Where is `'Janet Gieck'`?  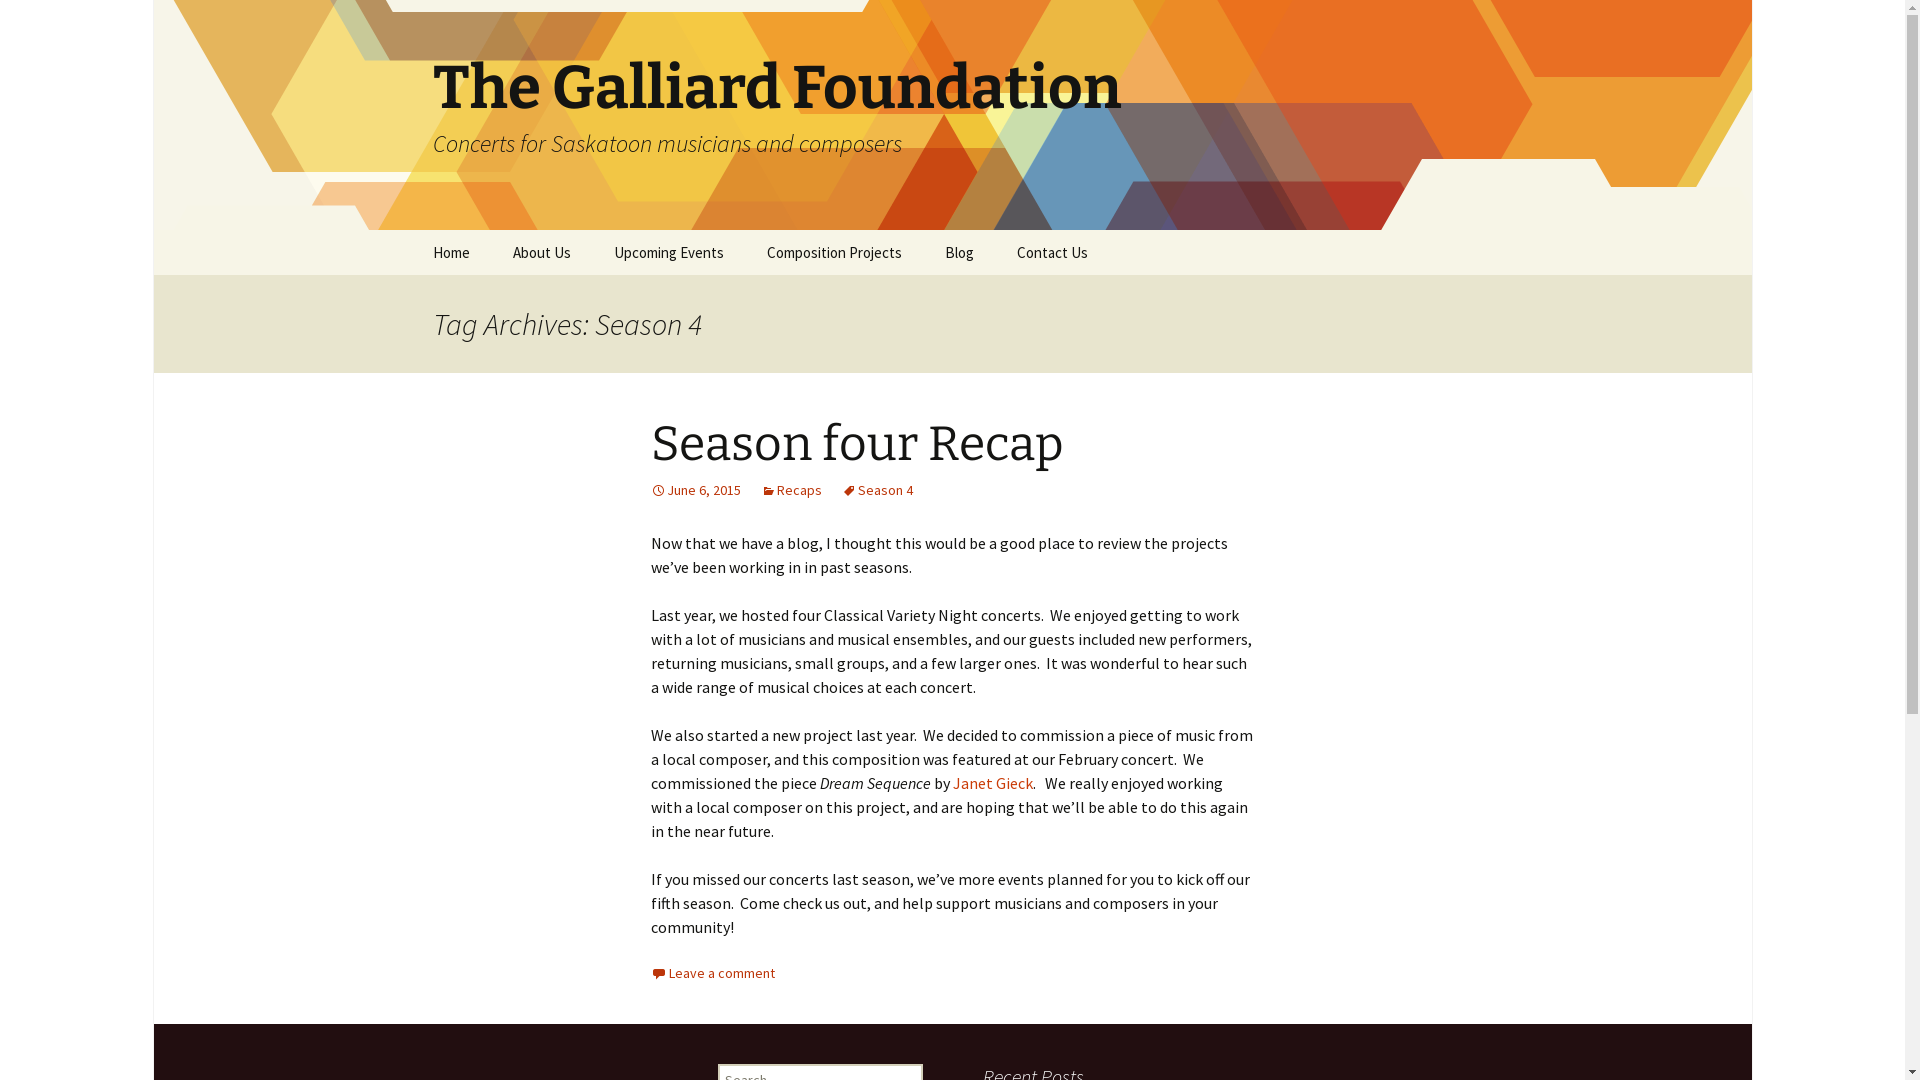 'Janet Gieck' is located at coordinates (992, 782).